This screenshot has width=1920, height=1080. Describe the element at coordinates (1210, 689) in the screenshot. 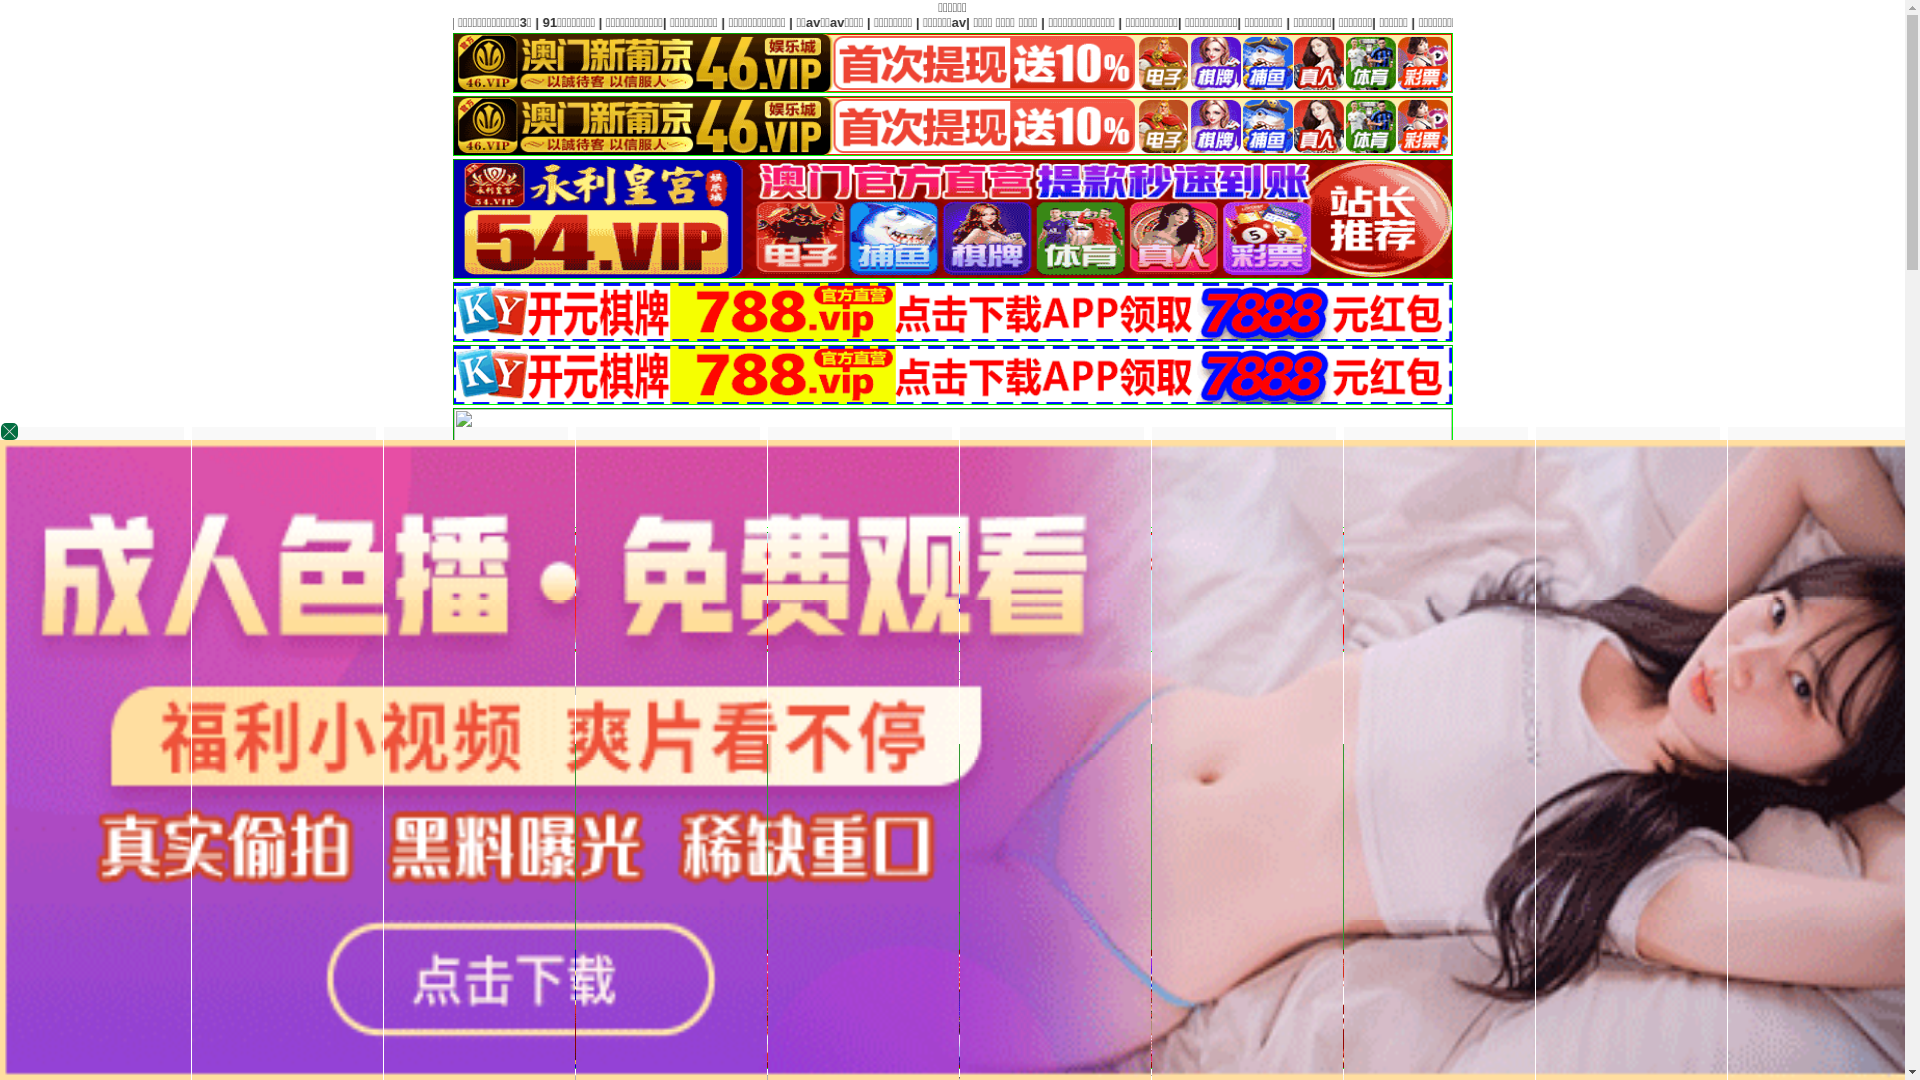

I see `'www.swszl.com'` at that location.